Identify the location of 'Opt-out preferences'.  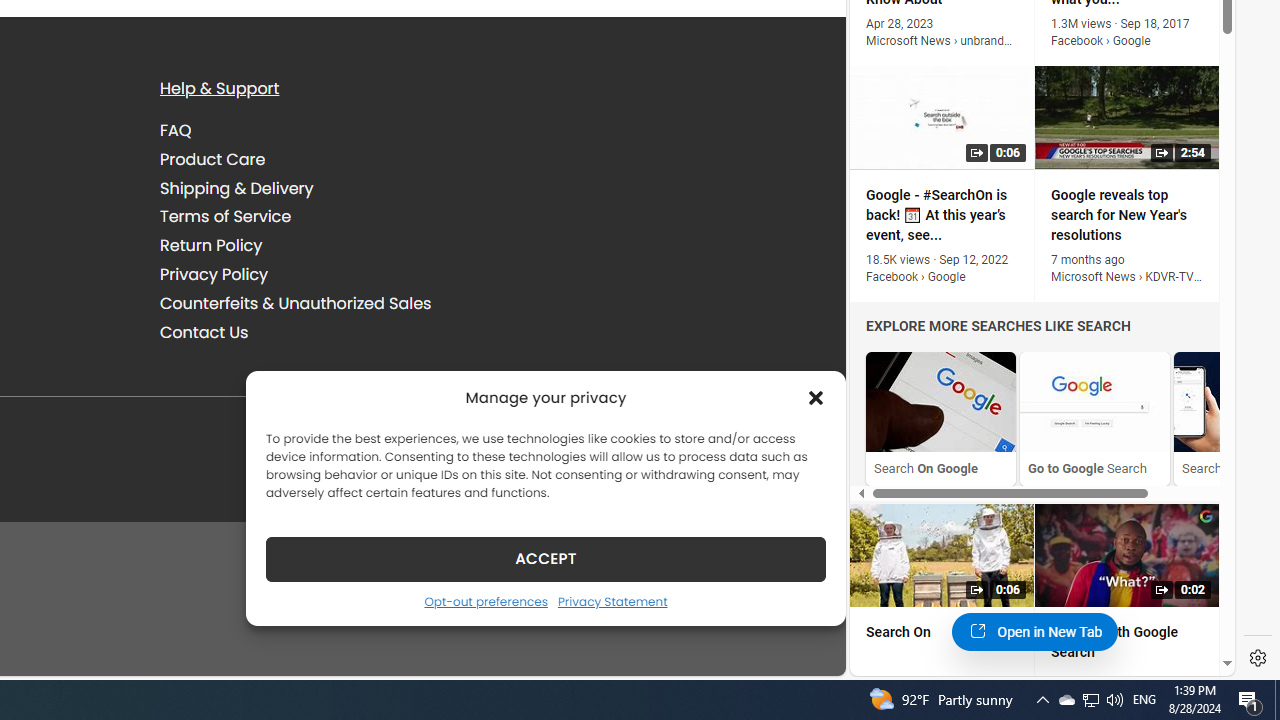
(485, 600).